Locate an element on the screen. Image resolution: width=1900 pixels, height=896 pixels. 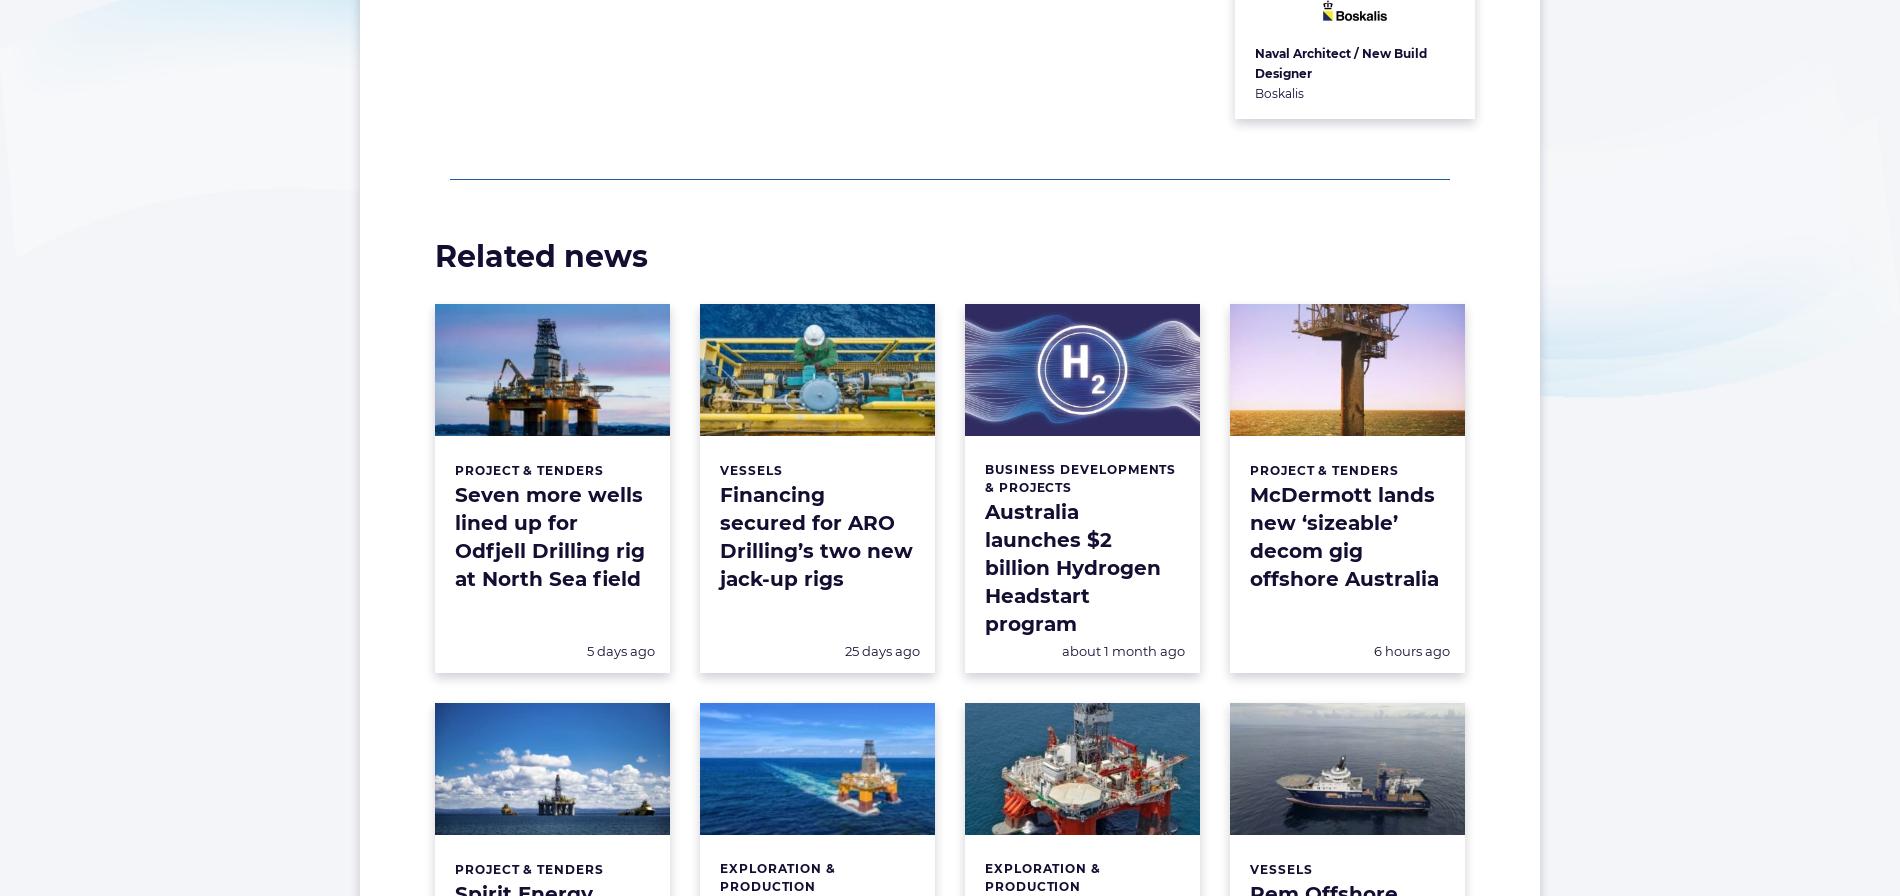
'Business Developments & Projects' is located at coordinates (1080, 477).